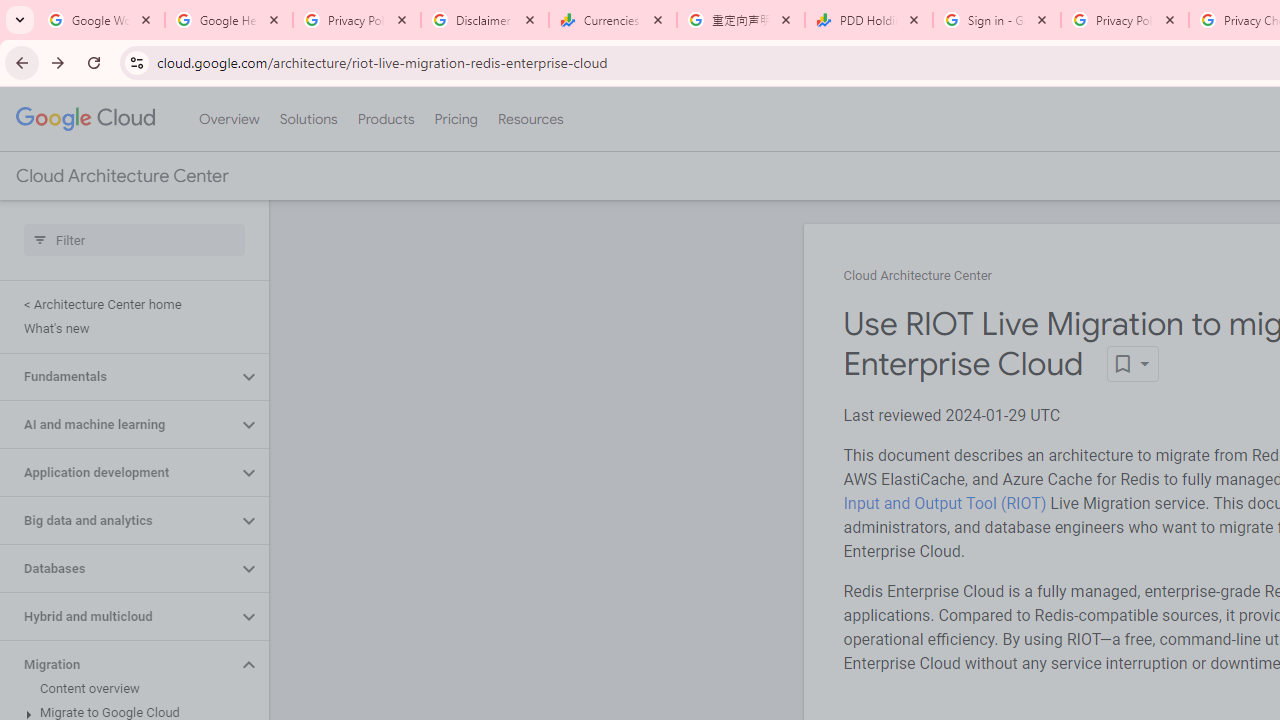 This screenshot has width=1280, height=720. I want to click on 'Hybrid and multicloud', so click(117, 616).